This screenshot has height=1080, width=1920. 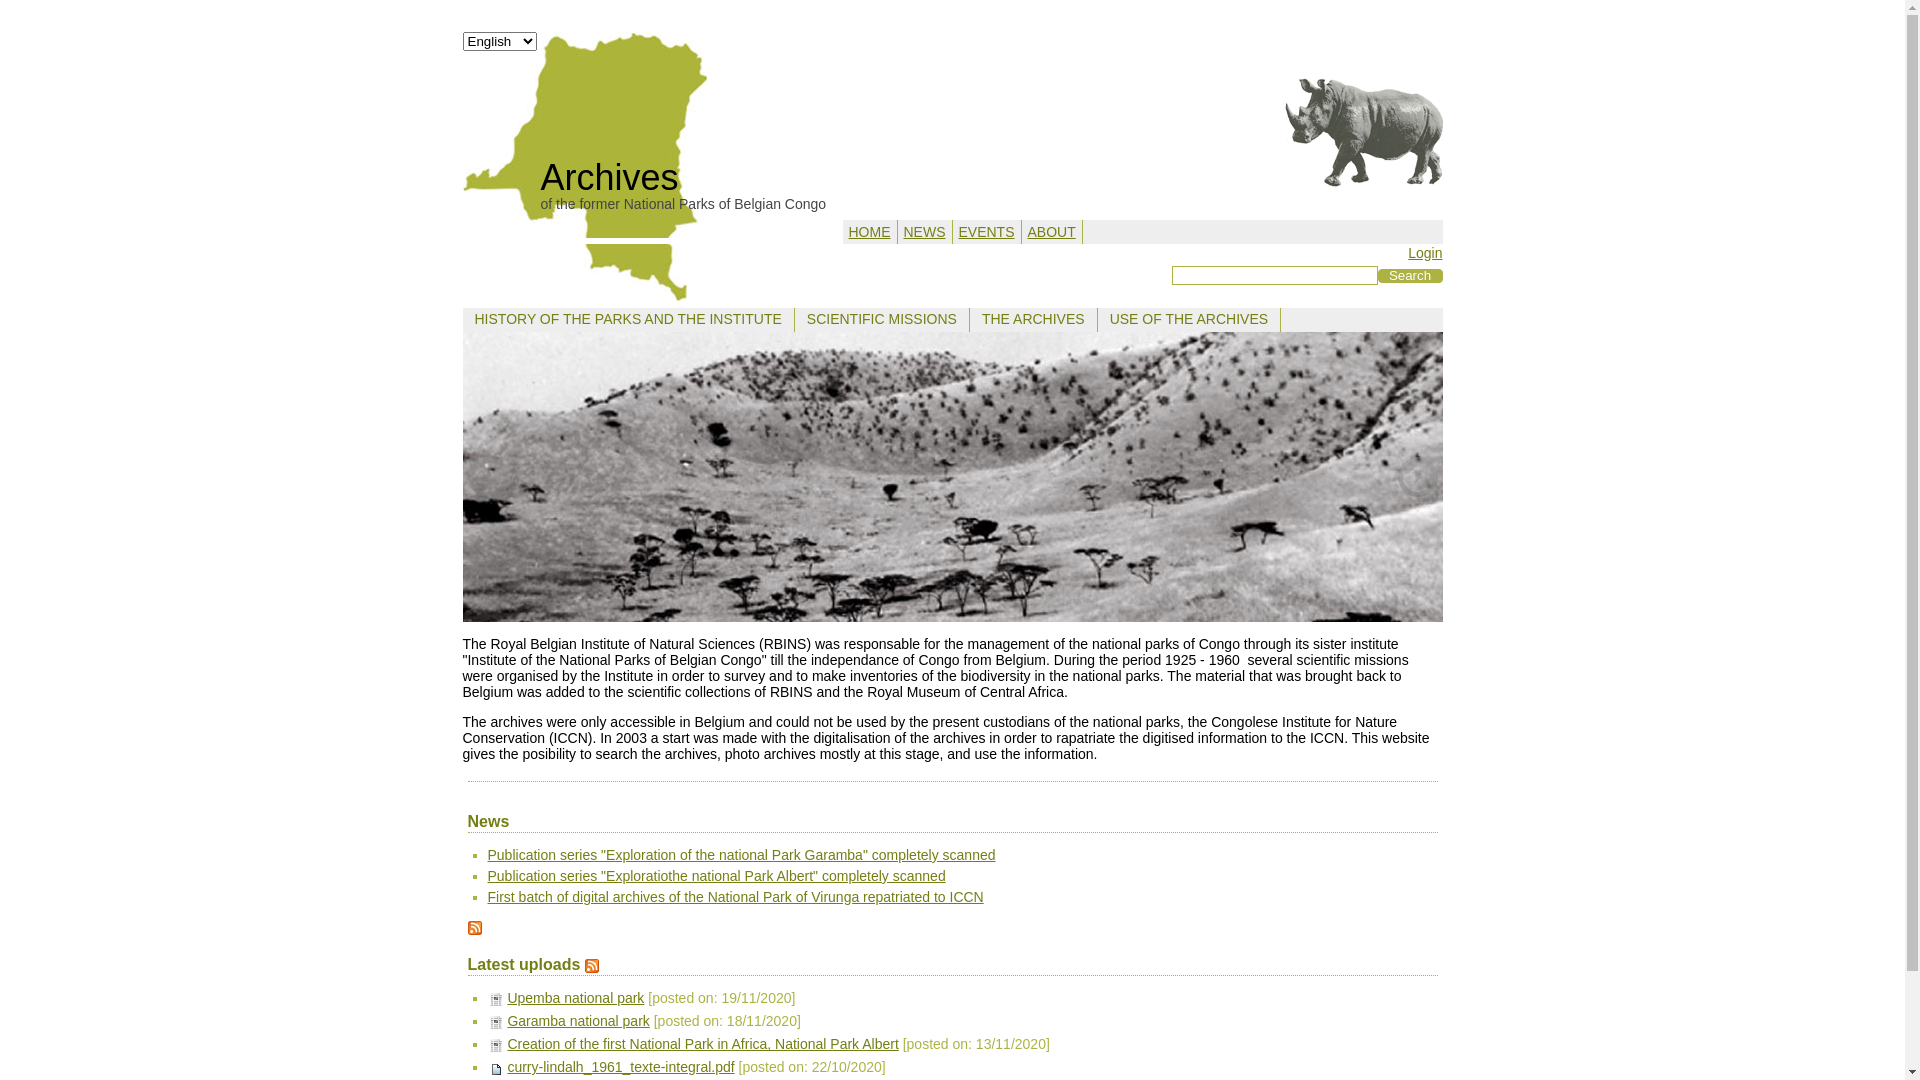 What do you see at coordinates (902, 230) in the screenshot?
I see `'NEWS'` at bounding box center [902, 230].